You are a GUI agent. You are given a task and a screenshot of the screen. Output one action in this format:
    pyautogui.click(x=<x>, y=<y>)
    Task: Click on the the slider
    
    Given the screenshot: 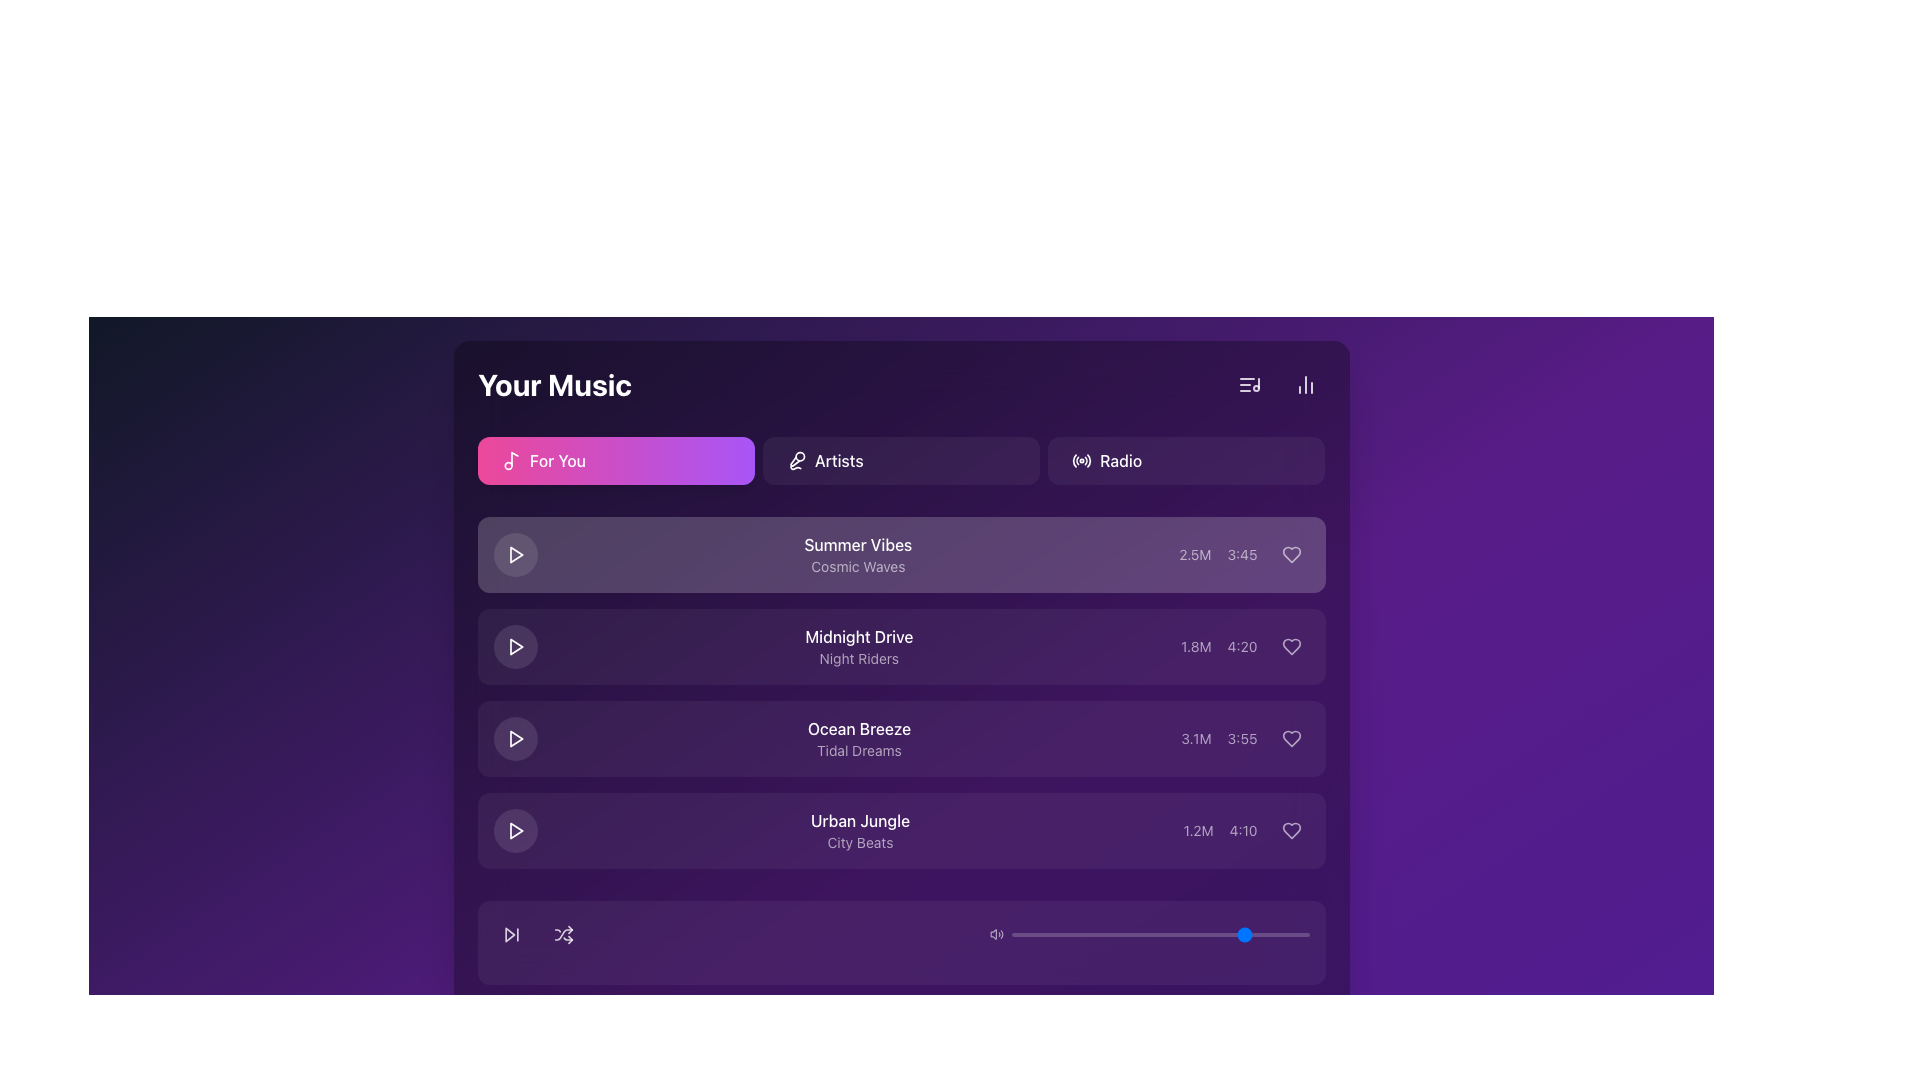 What is the action you would take?
    pyautogui.click(x=1163, y=934)
    